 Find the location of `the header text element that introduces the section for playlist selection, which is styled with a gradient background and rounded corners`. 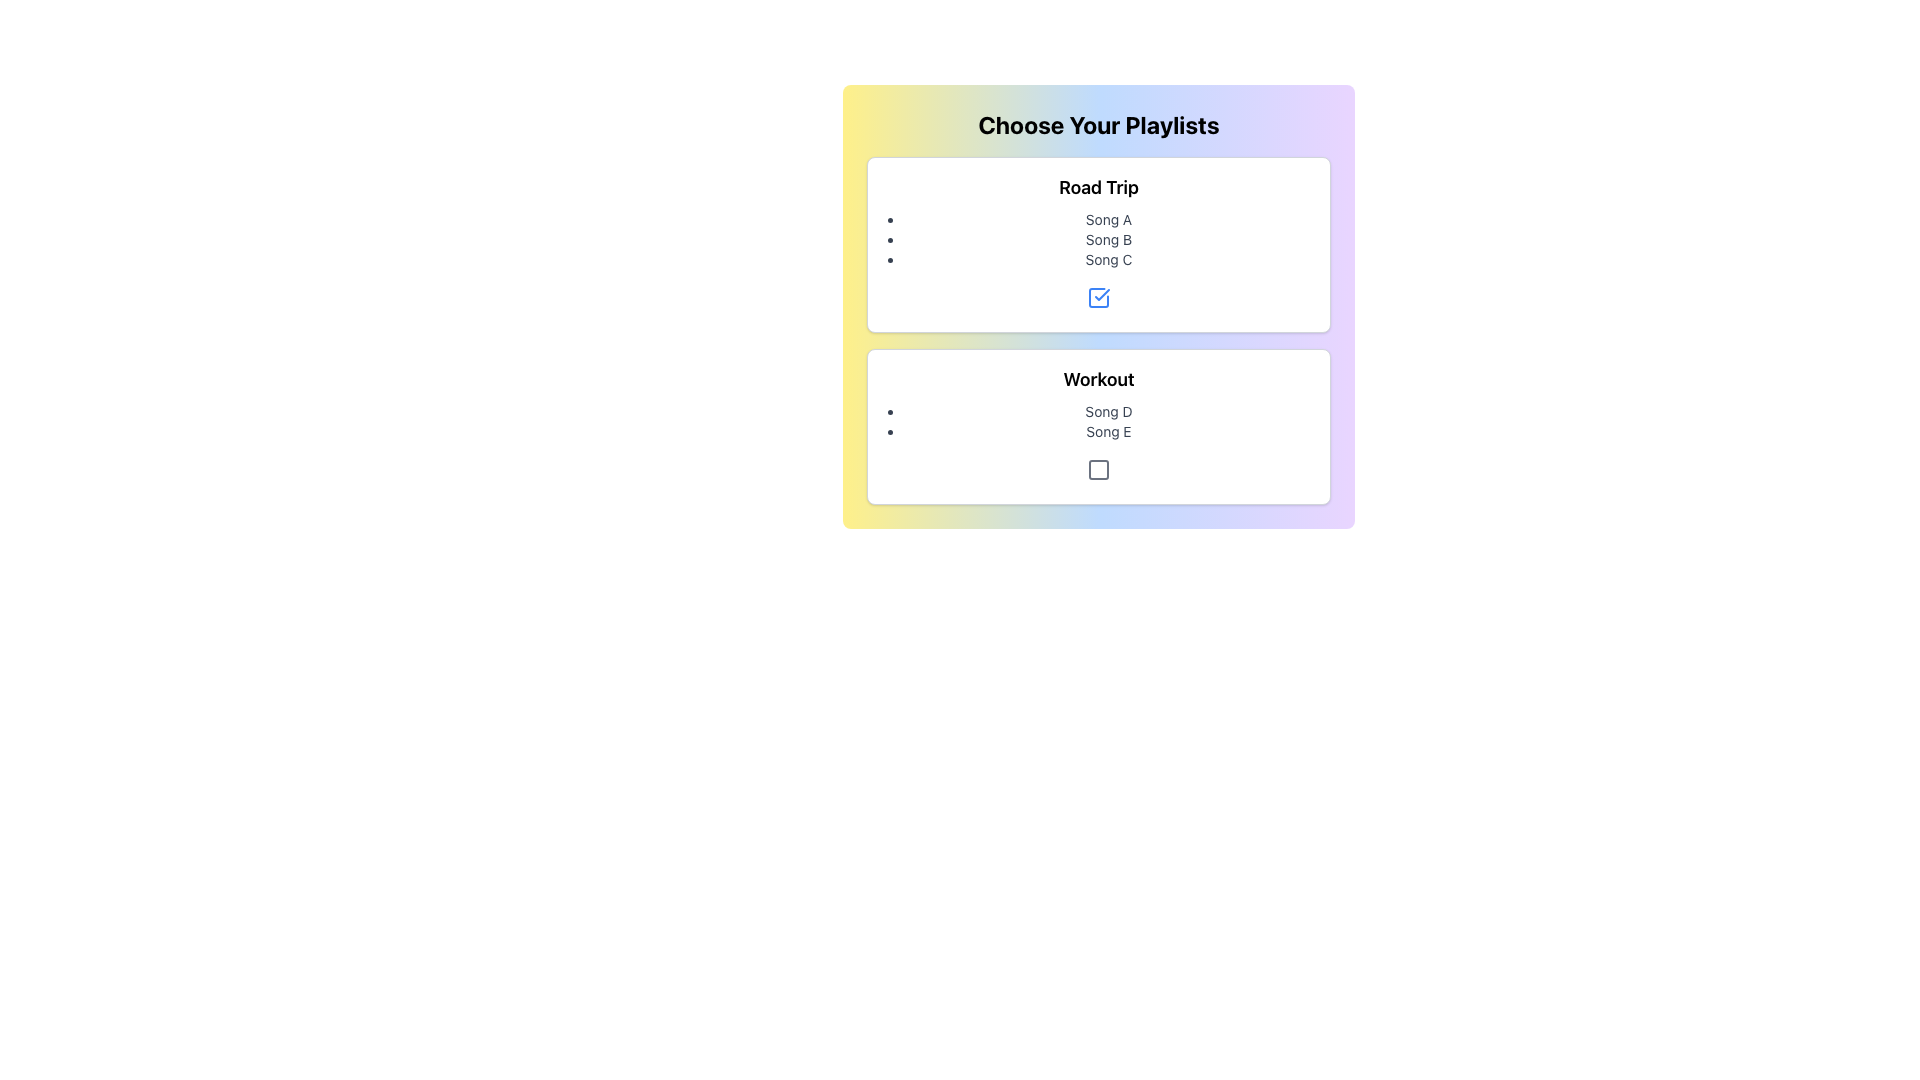

the header text element that introduces the section for playlist selection, which is styled with a gradient background and rounded corners is located at coordinates (1098, 124).